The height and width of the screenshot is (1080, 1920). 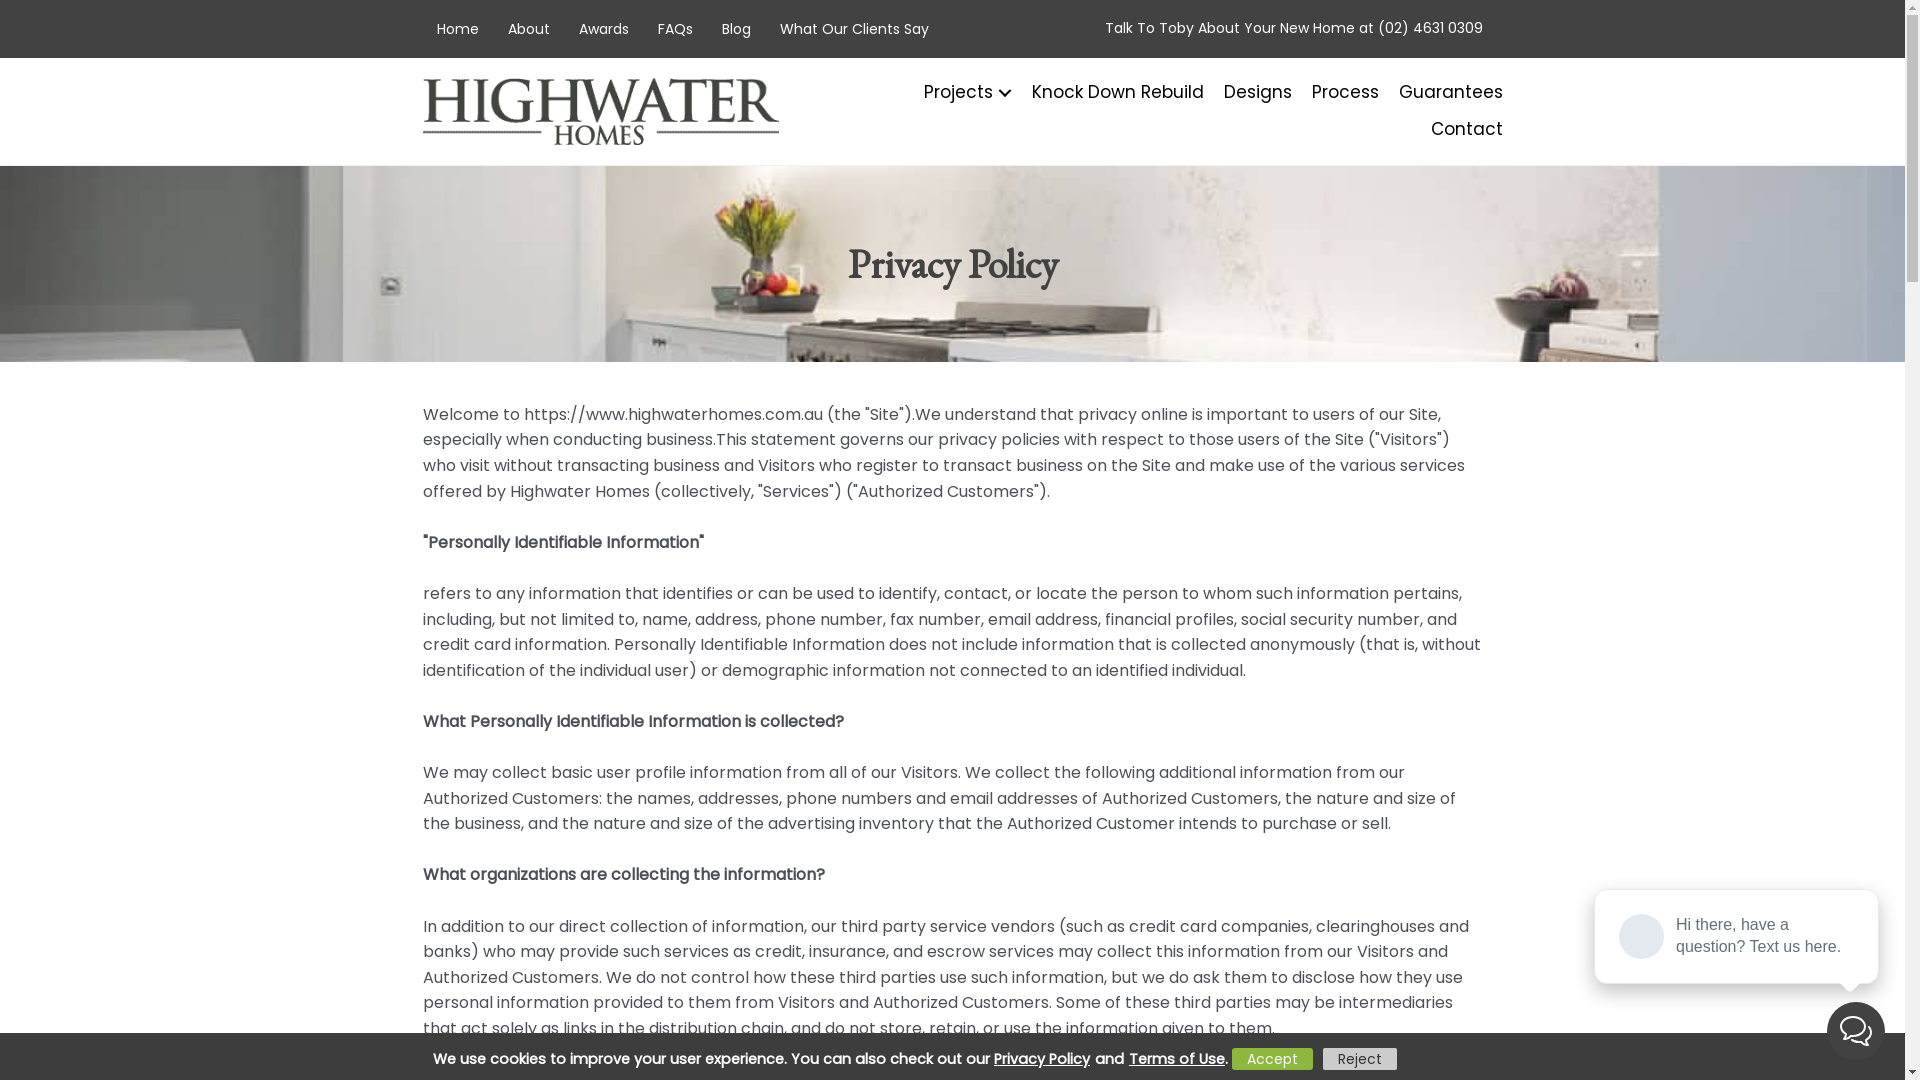 What do you see at coordinates (1123, 1058) in the screenshot?
I see `'Terms of Use'` at bounding box center [1123, 1058].